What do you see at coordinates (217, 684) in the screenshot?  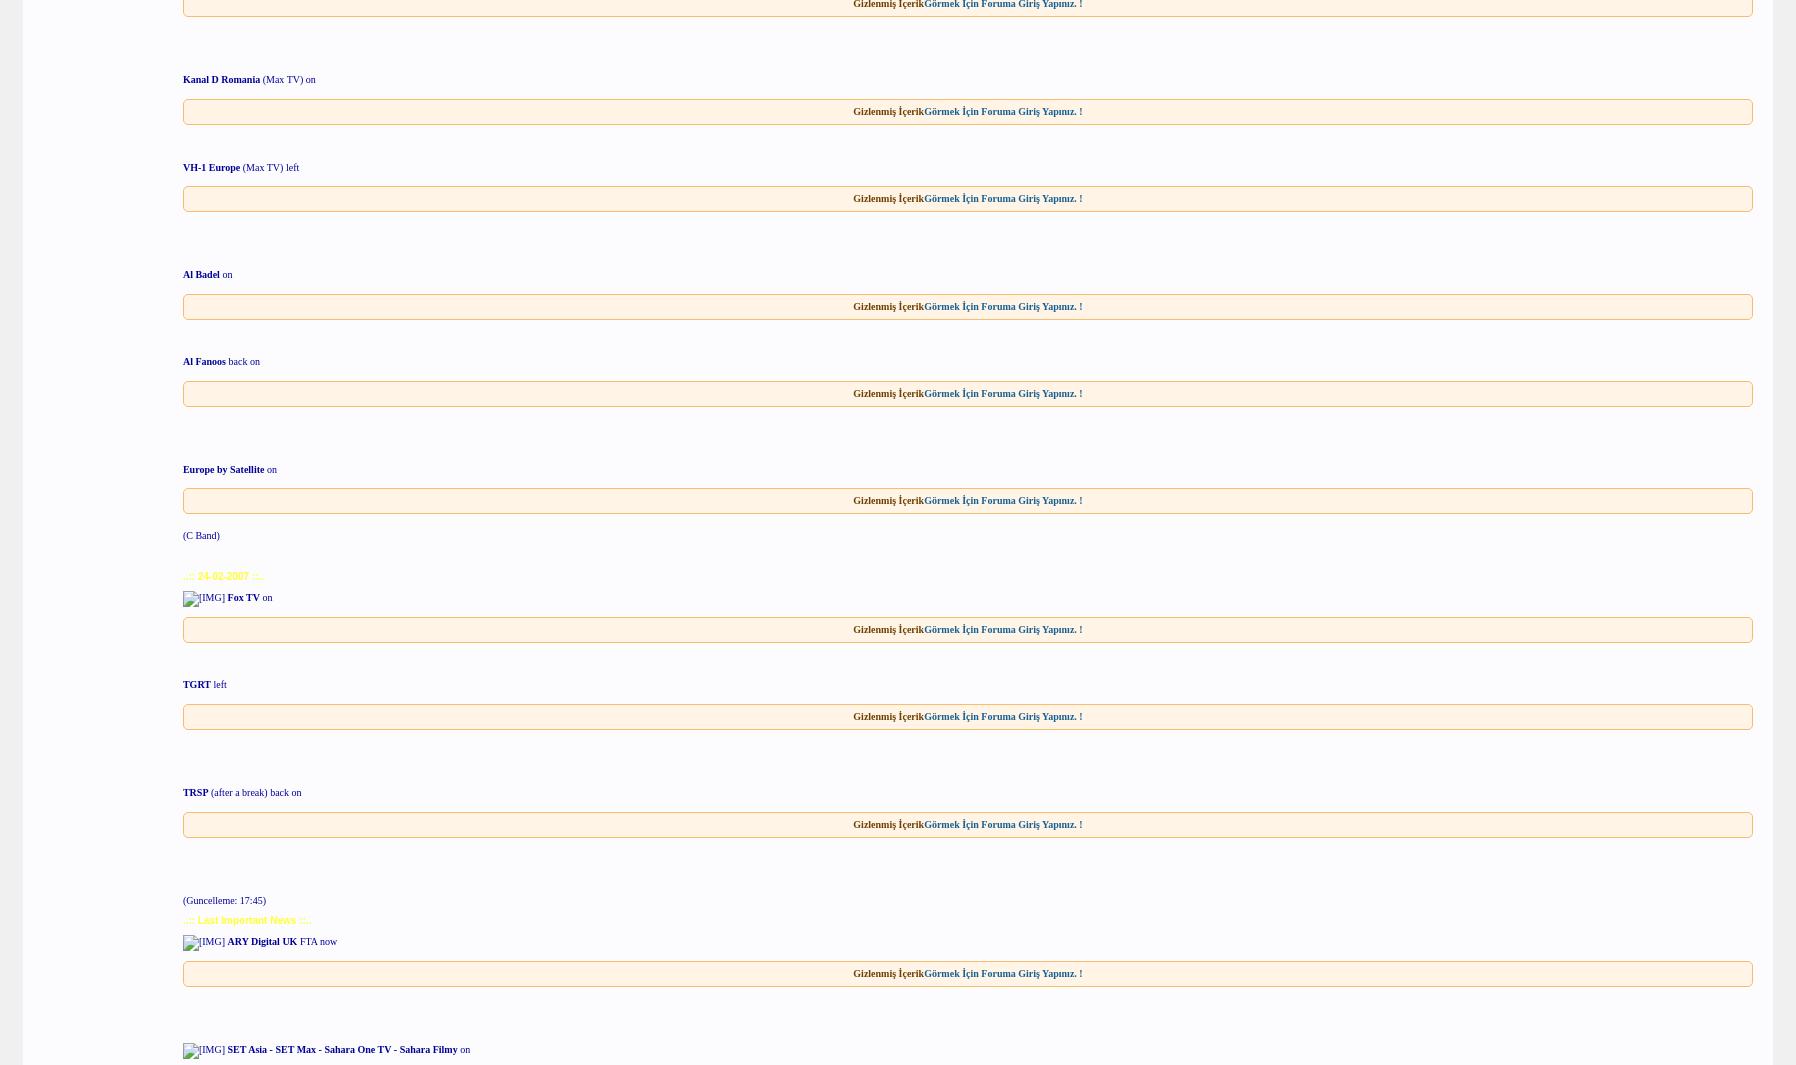 I see `'left'` at bounding box center [217, 684].